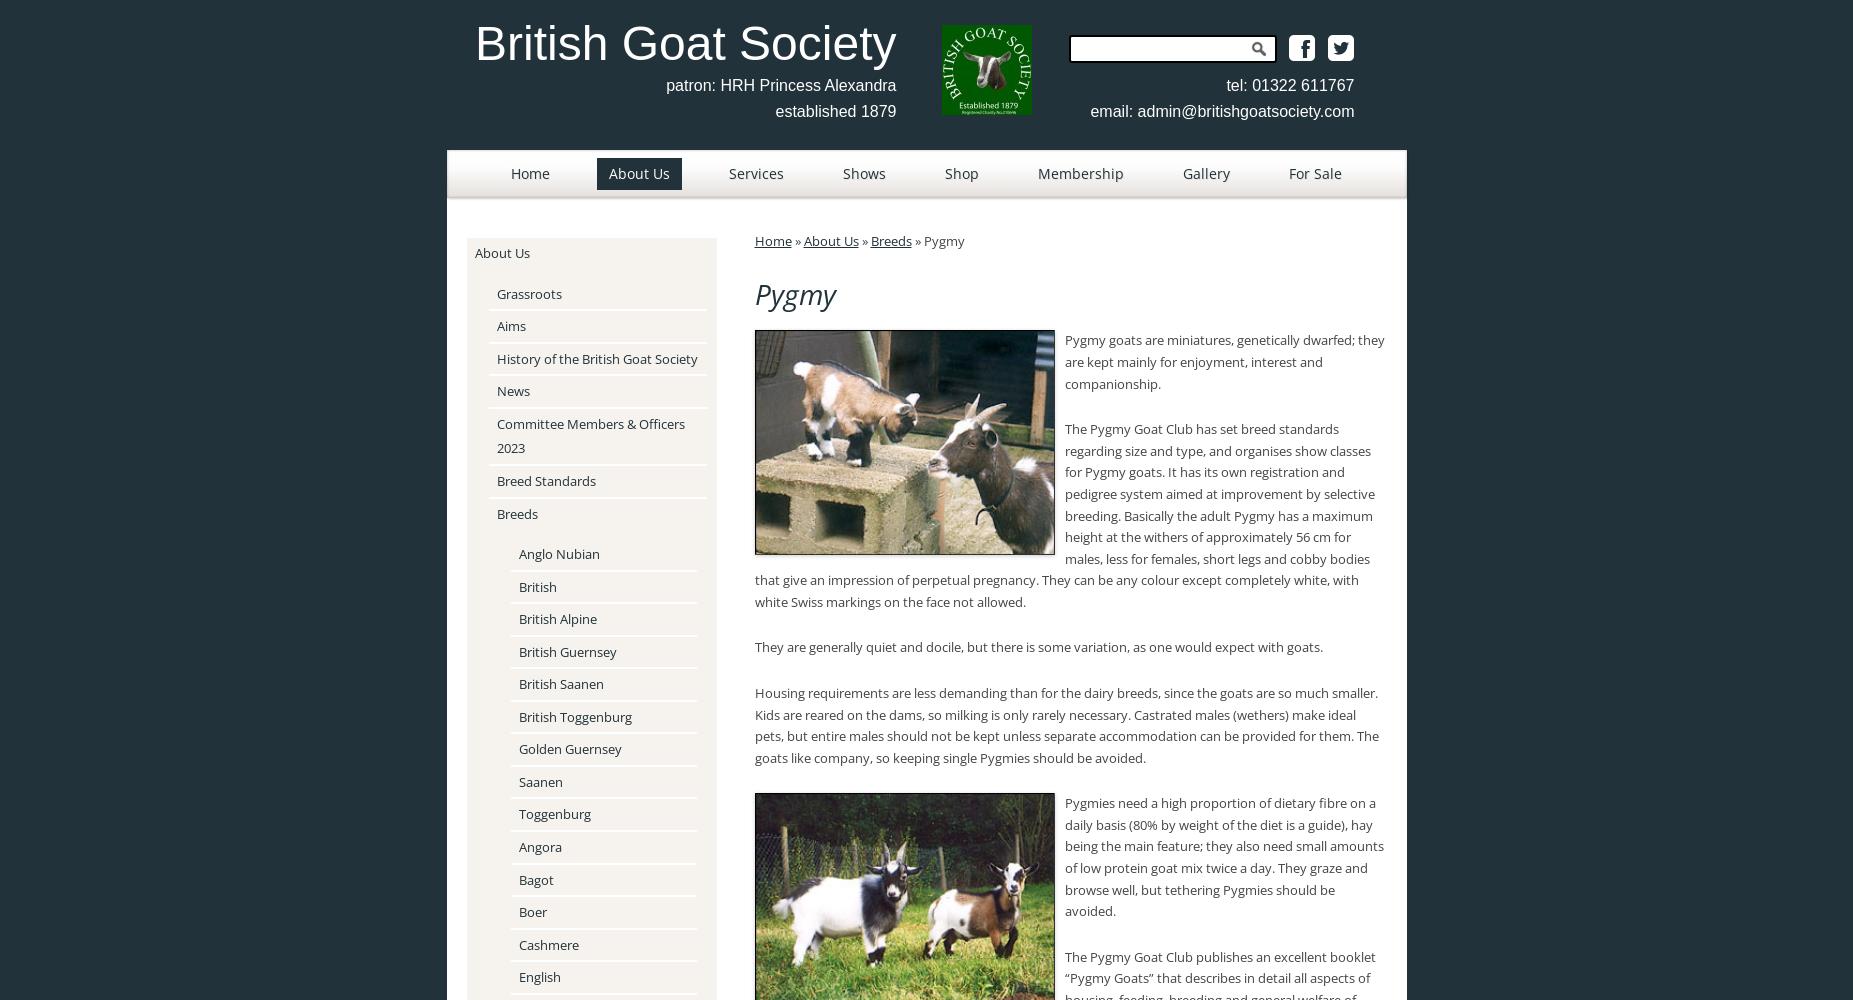  I want to click on 'Aims', so click(509, 325).